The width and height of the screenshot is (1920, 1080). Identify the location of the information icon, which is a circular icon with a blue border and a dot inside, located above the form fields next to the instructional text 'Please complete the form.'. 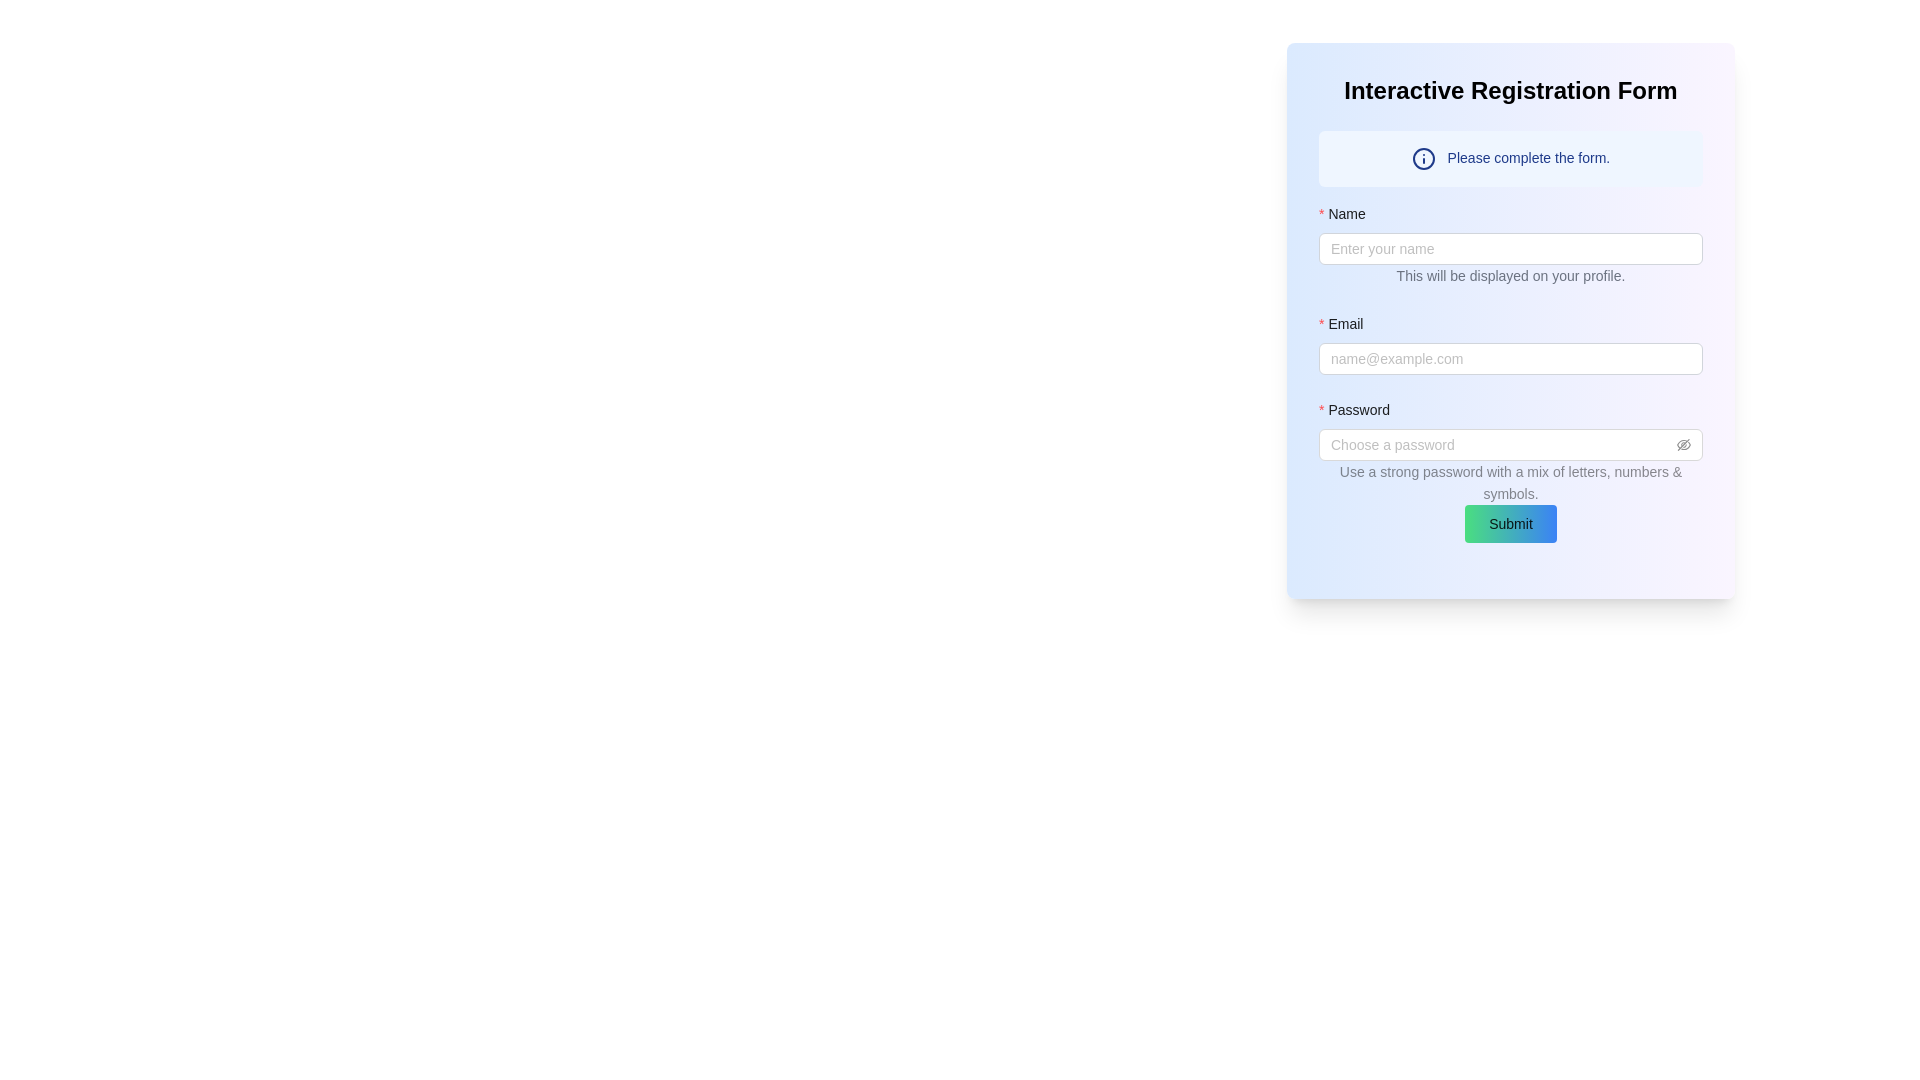
(1422, 158).